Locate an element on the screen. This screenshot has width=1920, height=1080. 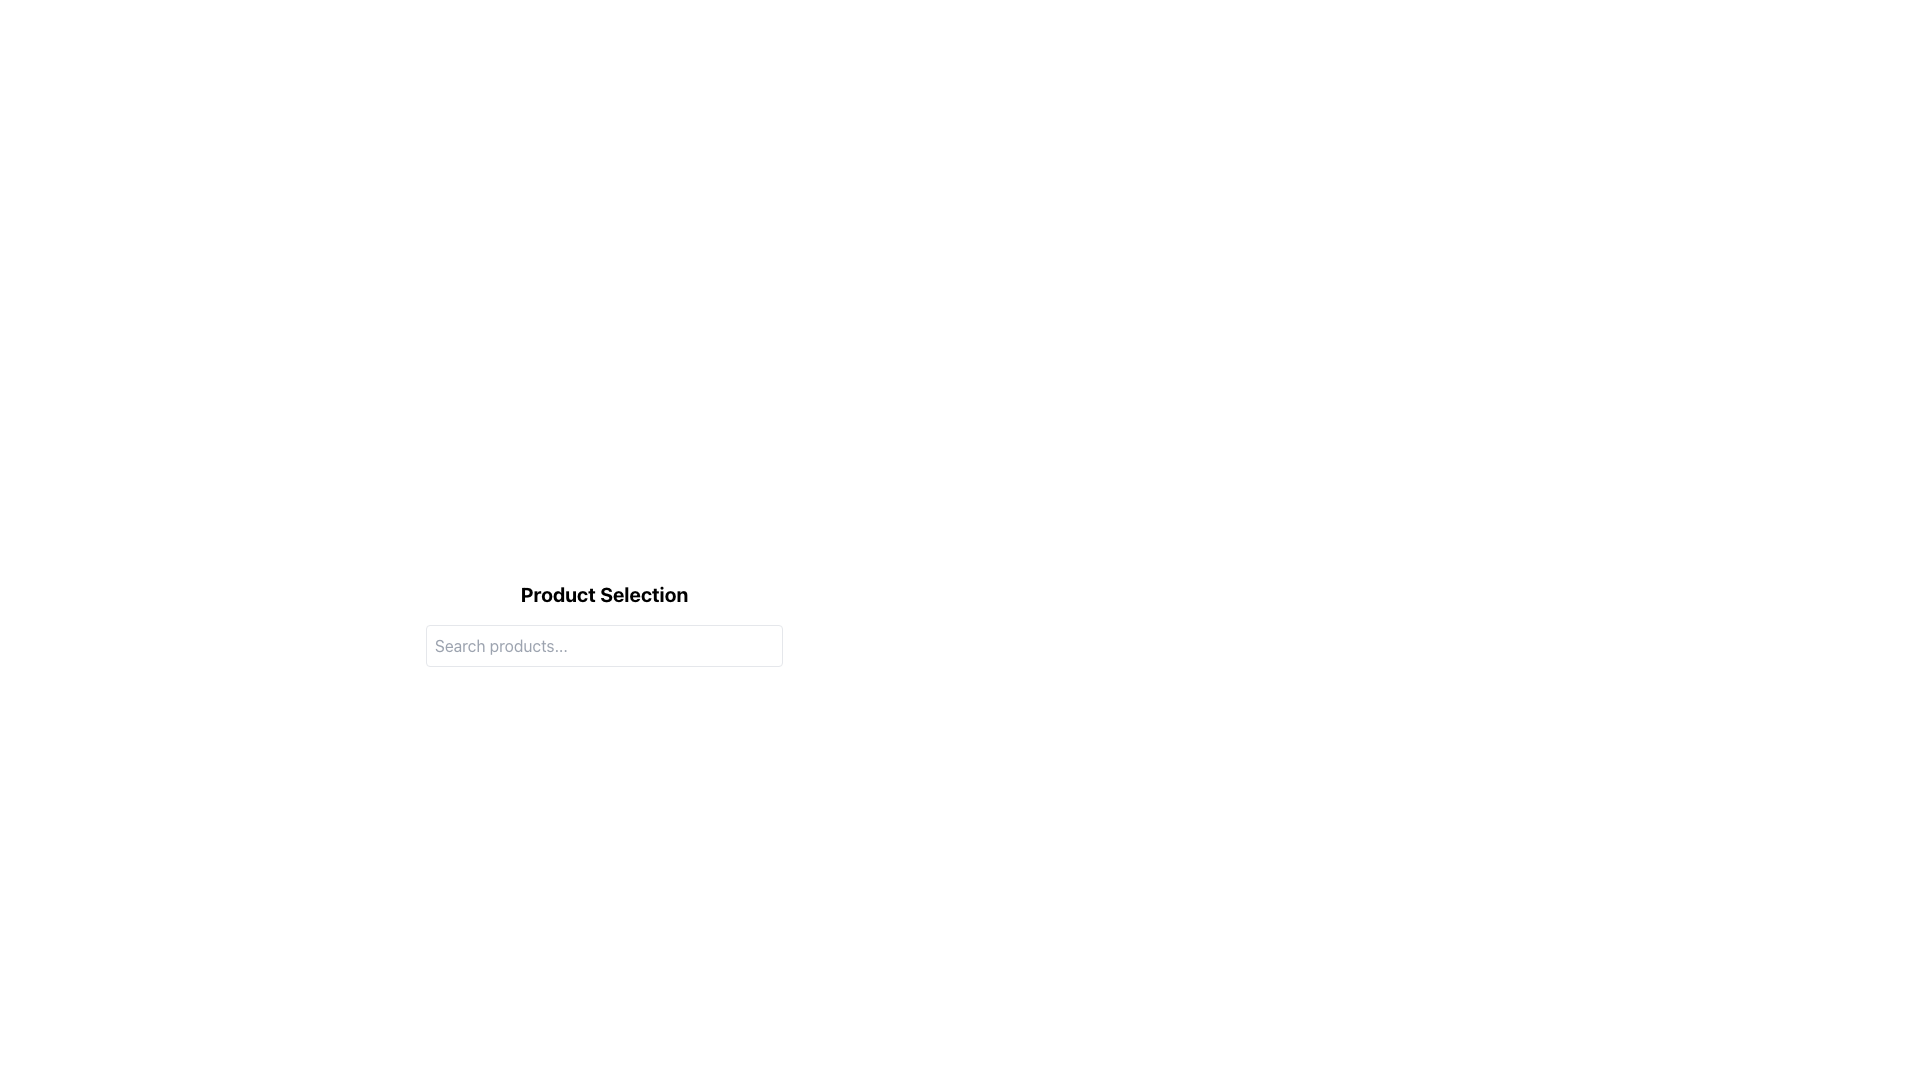
the 'Product Selection' text element, which is styled in bold and large font and serves as a title above the text input field is located at coordinates (603, 593).